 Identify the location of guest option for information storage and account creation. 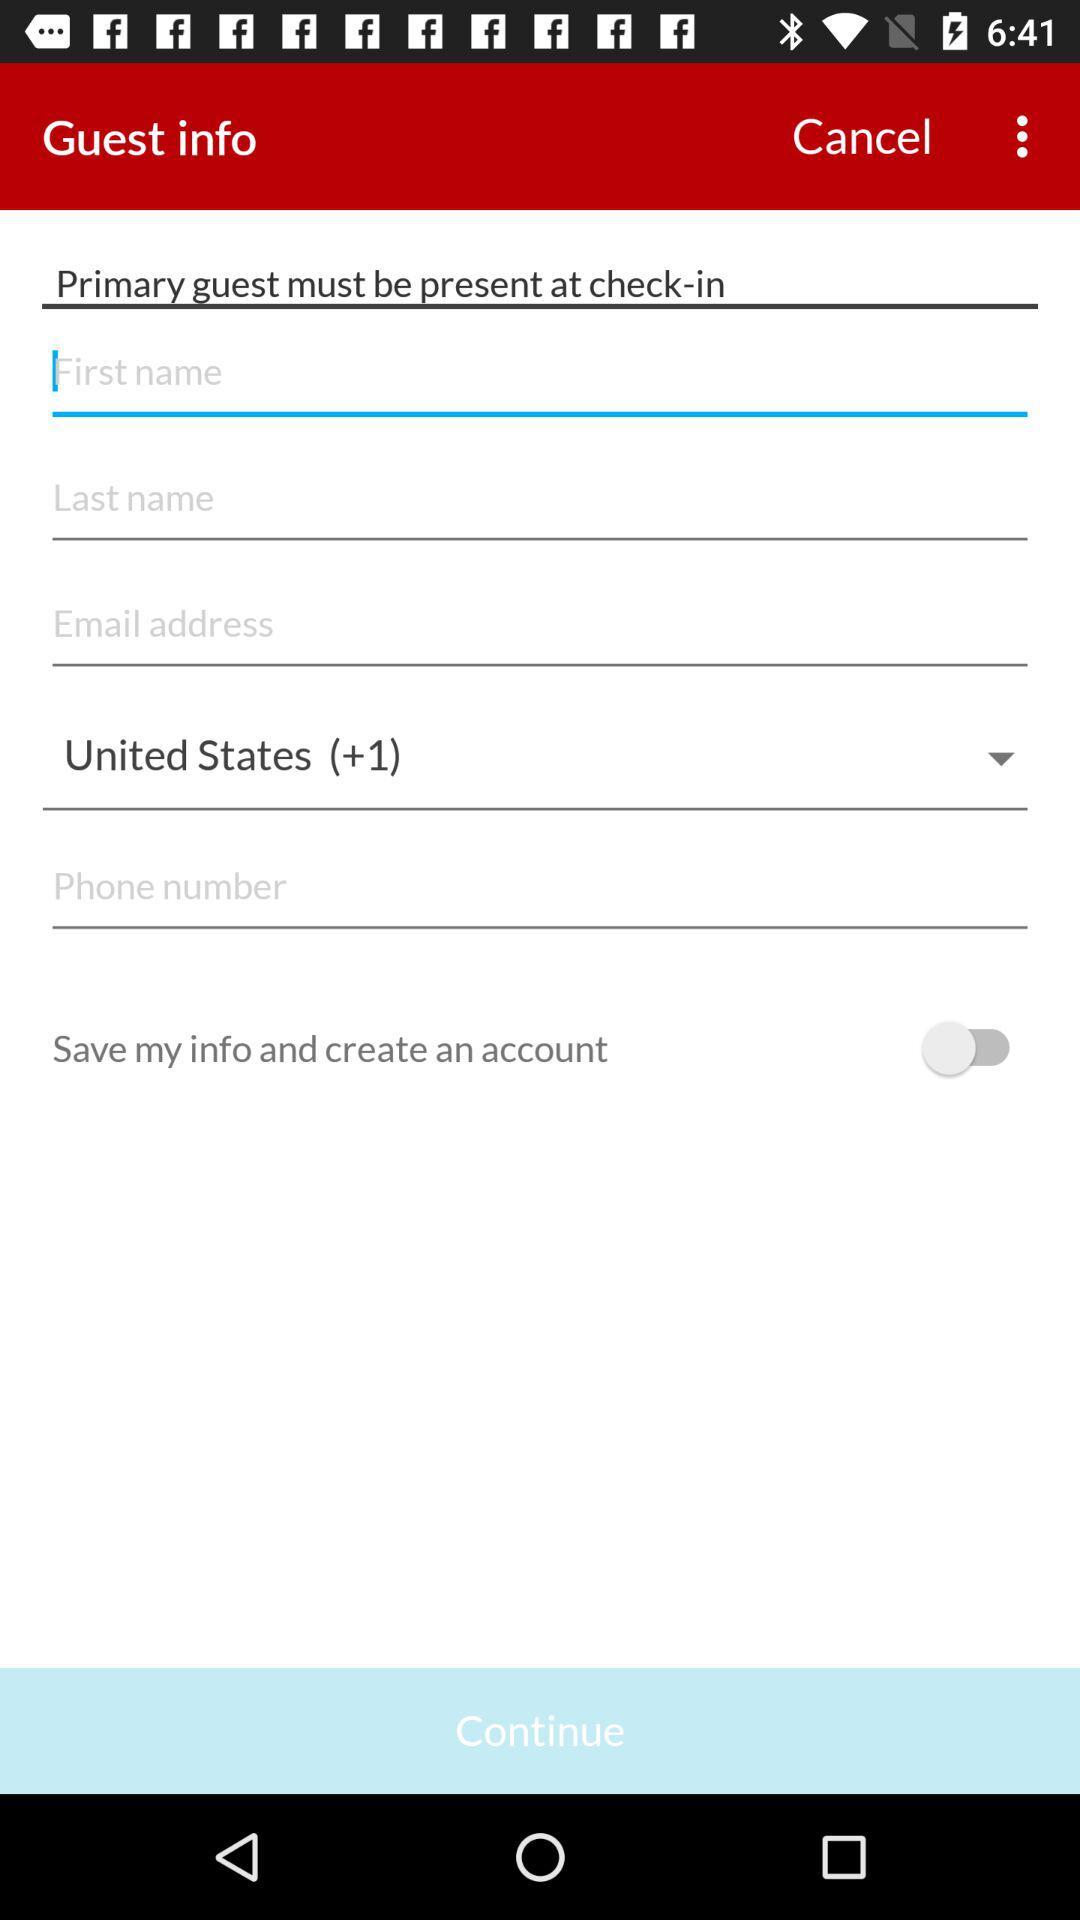
(974, 1047).